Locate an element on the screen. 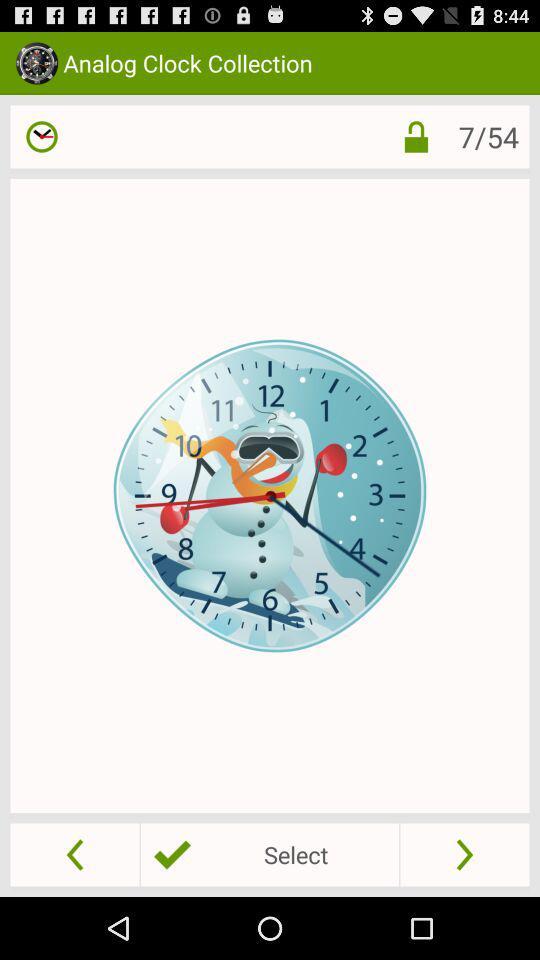 This screenshot has width=540, height=960. go forward is located at coordinates (464, 853).